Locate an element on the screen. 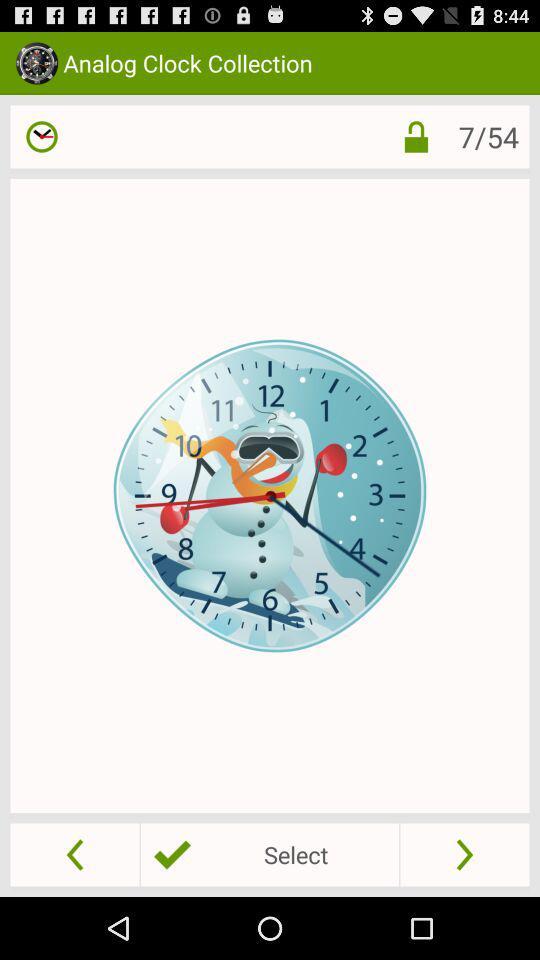 This screenshot has width=540, height=960. go forward is located at coordinates (464, 853).